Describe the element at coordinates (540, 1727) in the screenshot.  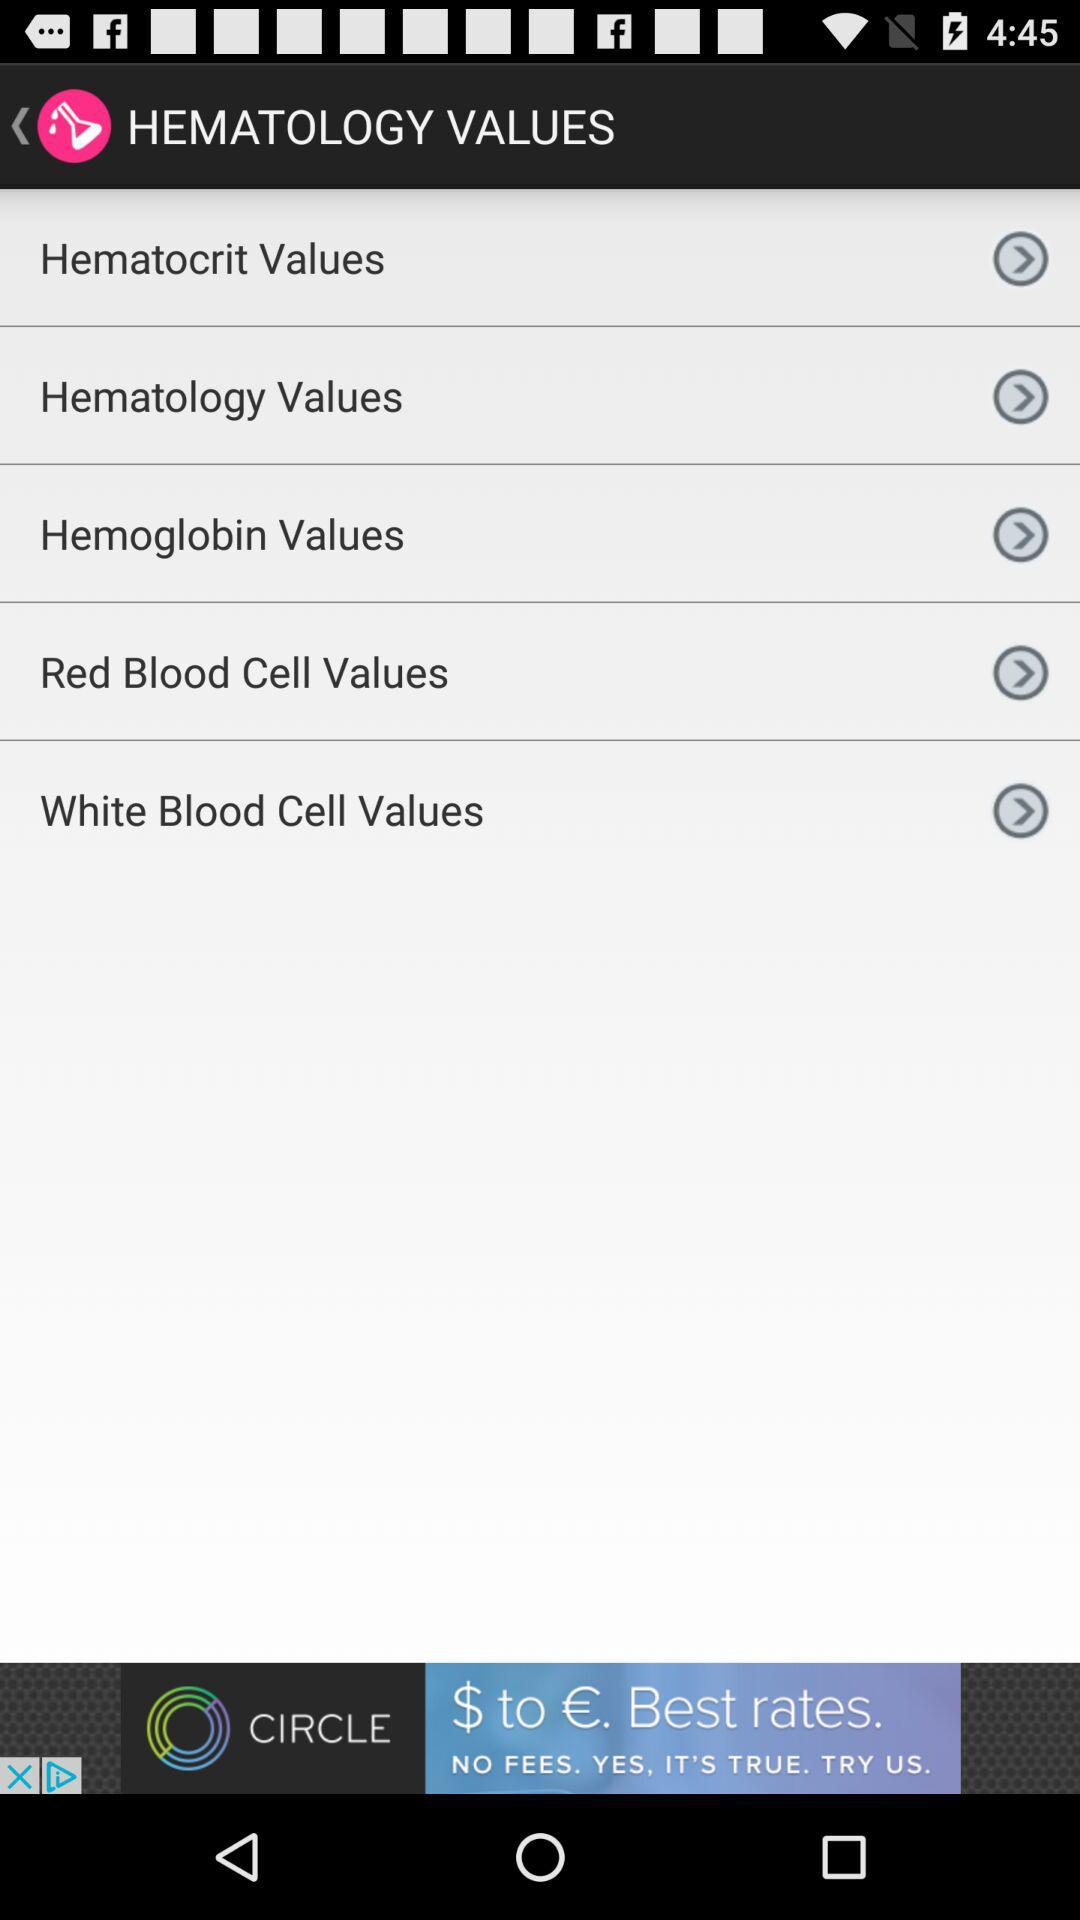
I see `open advertisement` at that location.